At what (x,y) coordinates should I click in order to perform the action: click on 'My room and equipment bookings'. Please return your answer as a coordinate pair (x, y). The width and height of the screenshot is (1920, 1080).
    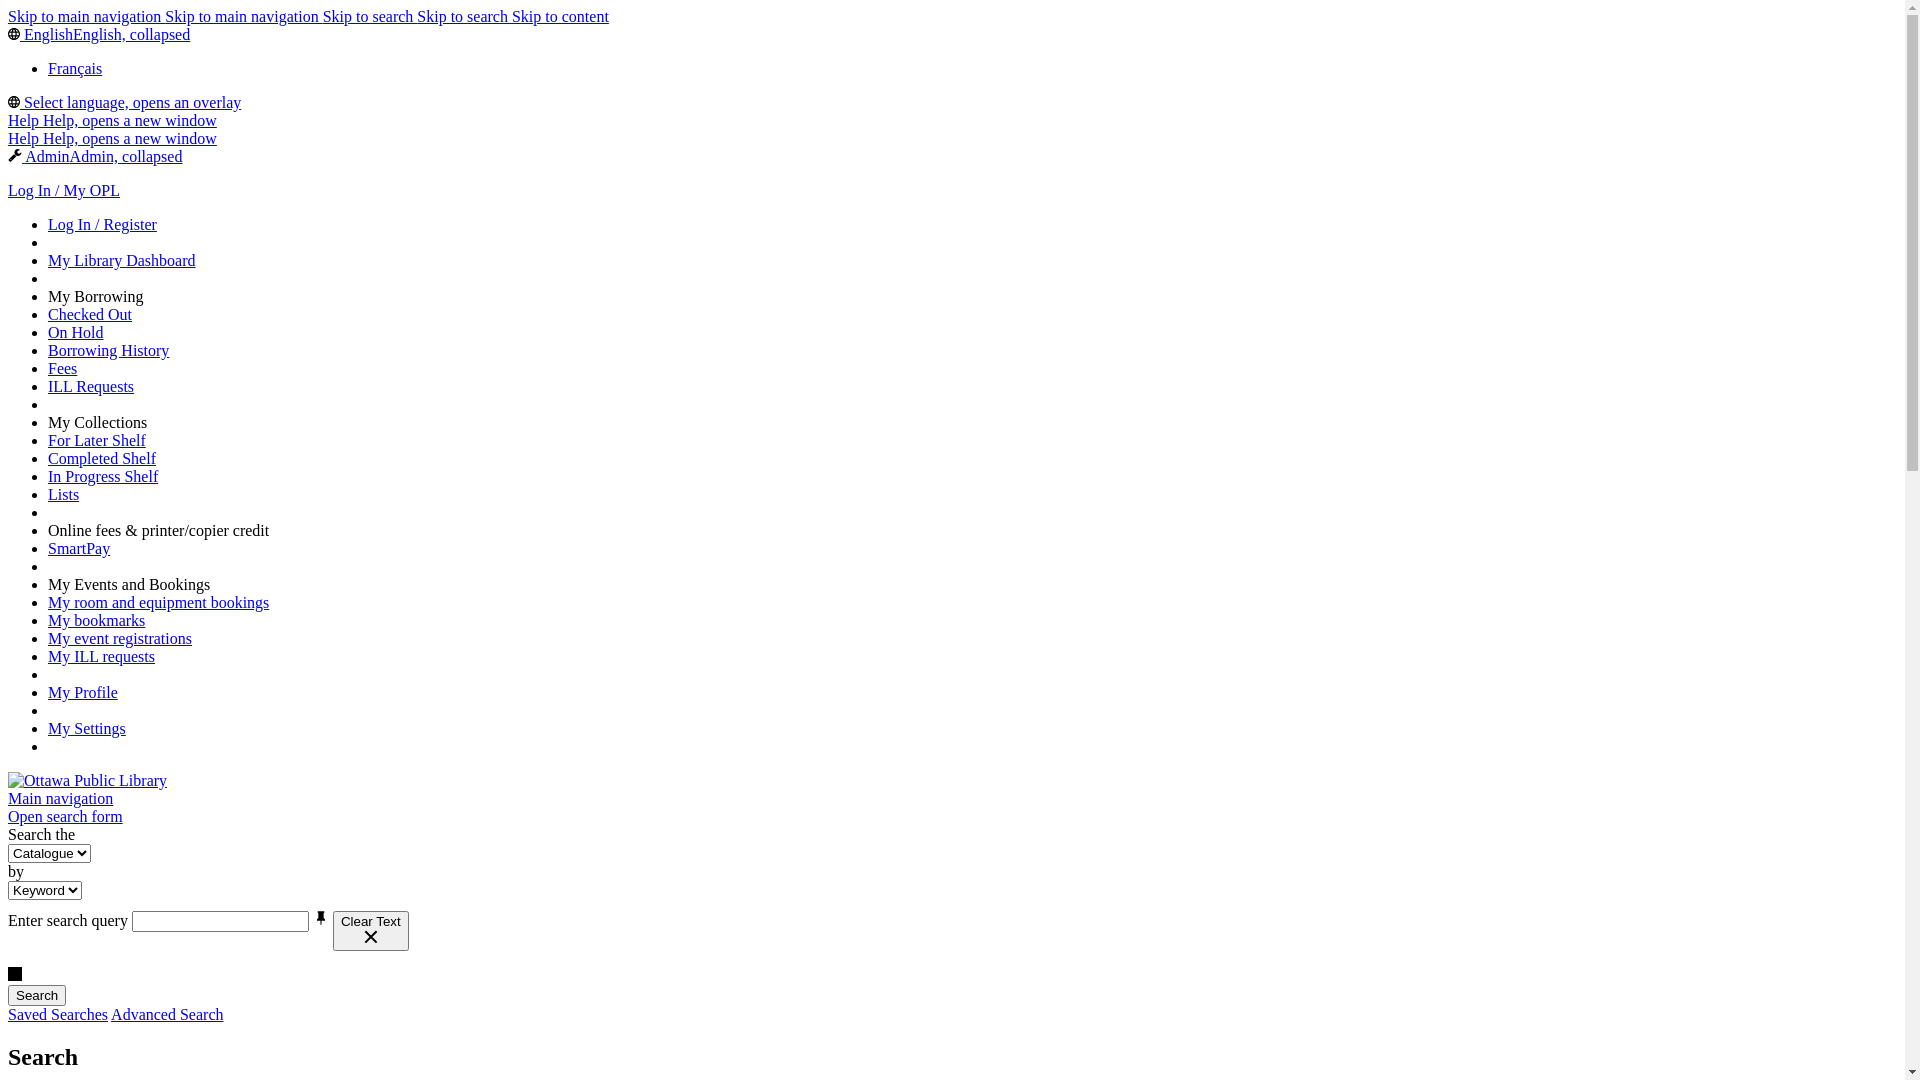
    Looking at the image, I should click on (157, 601).